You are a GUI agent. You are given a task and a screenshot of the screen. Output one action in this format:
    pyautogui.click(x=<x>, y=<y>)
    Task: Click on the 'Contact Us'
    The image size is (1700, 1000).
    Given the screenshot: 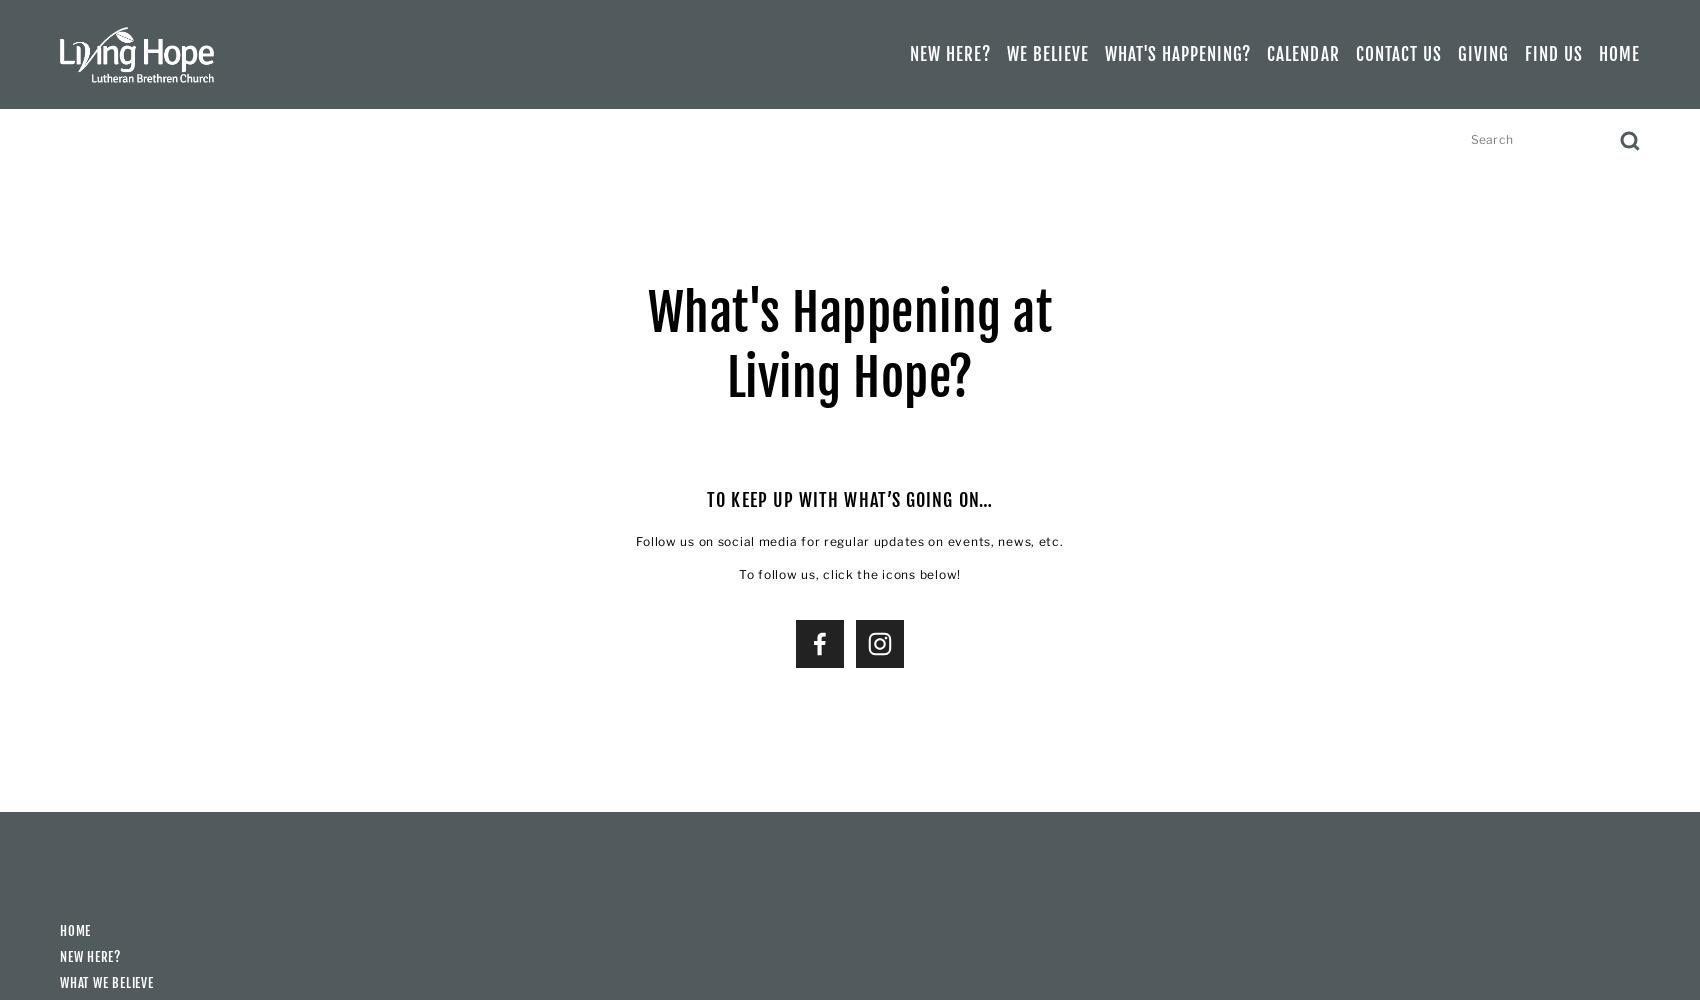 What is the action you would take?
    pyautogui.click(x=1397, y=54)
    